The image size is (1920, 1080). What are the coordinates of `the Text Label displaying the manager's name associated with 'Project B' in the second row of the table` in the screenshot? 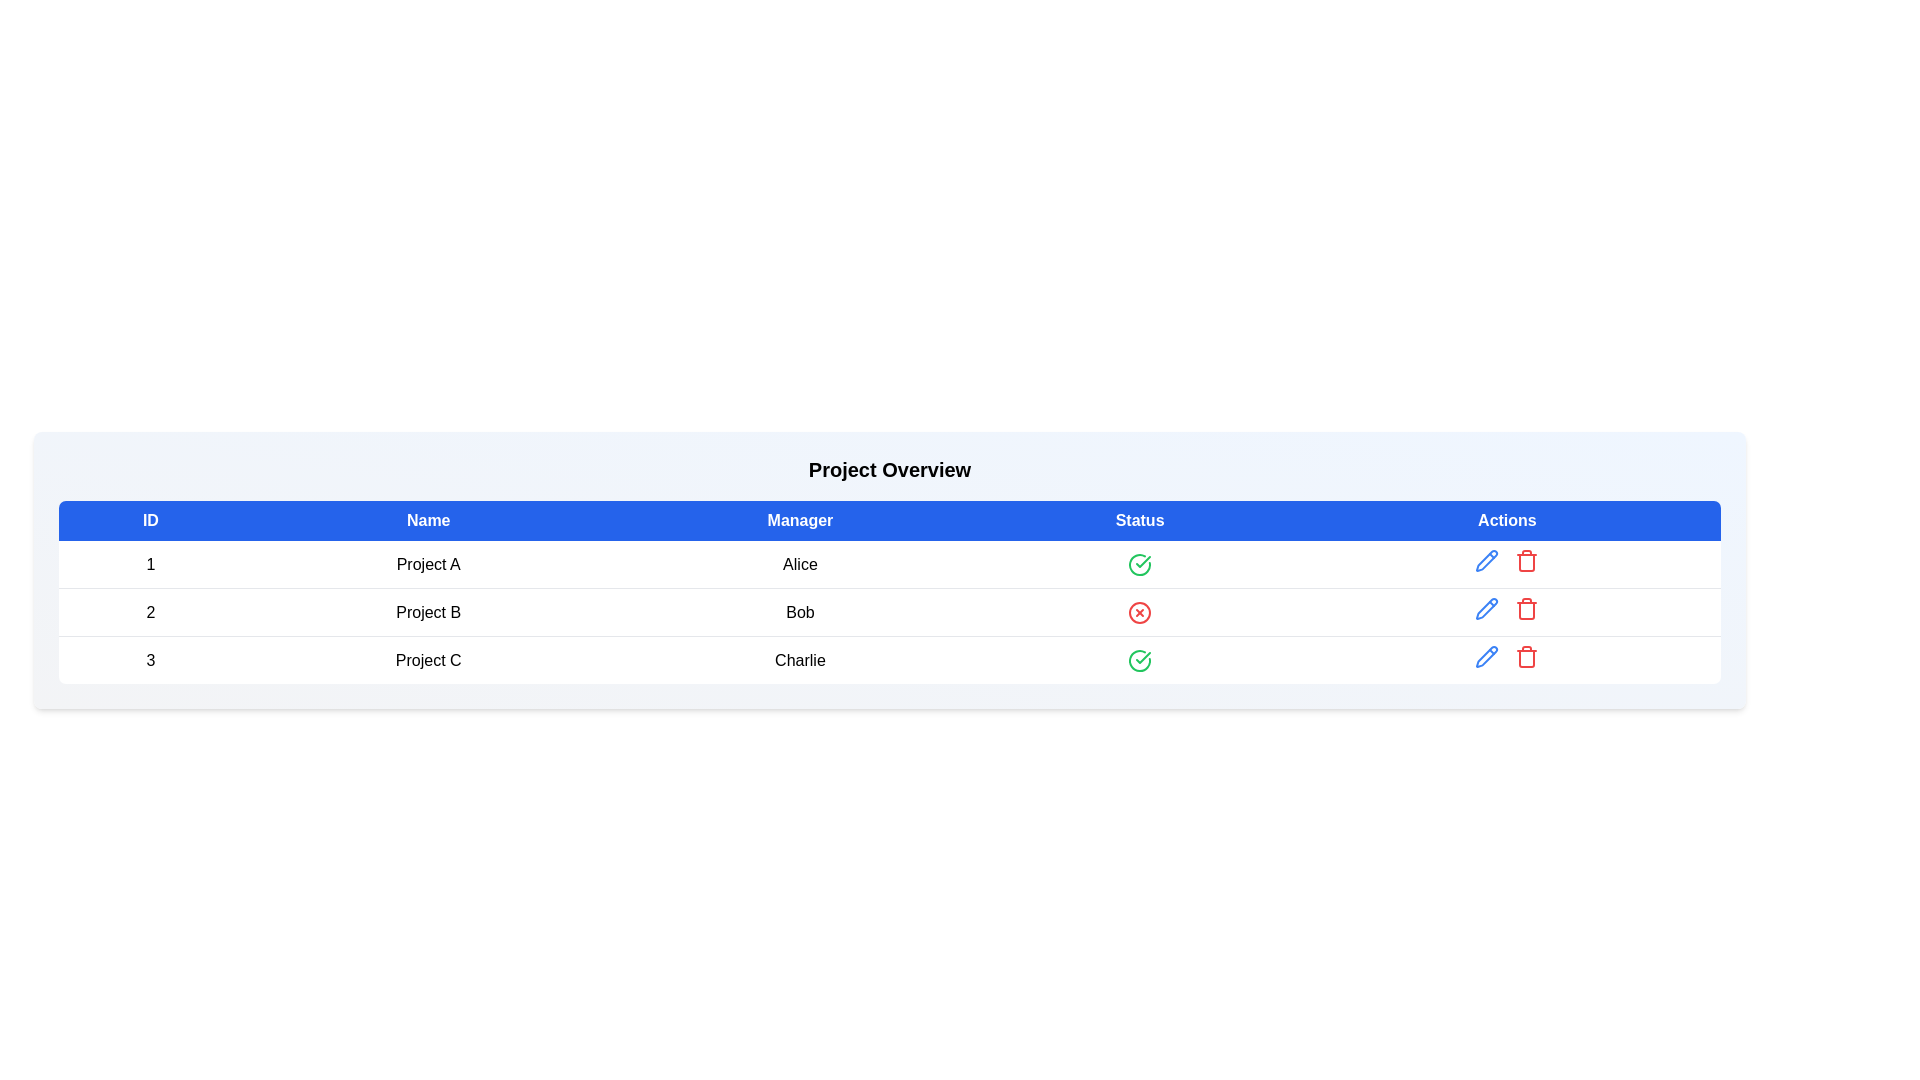 It's located at (800, 611).